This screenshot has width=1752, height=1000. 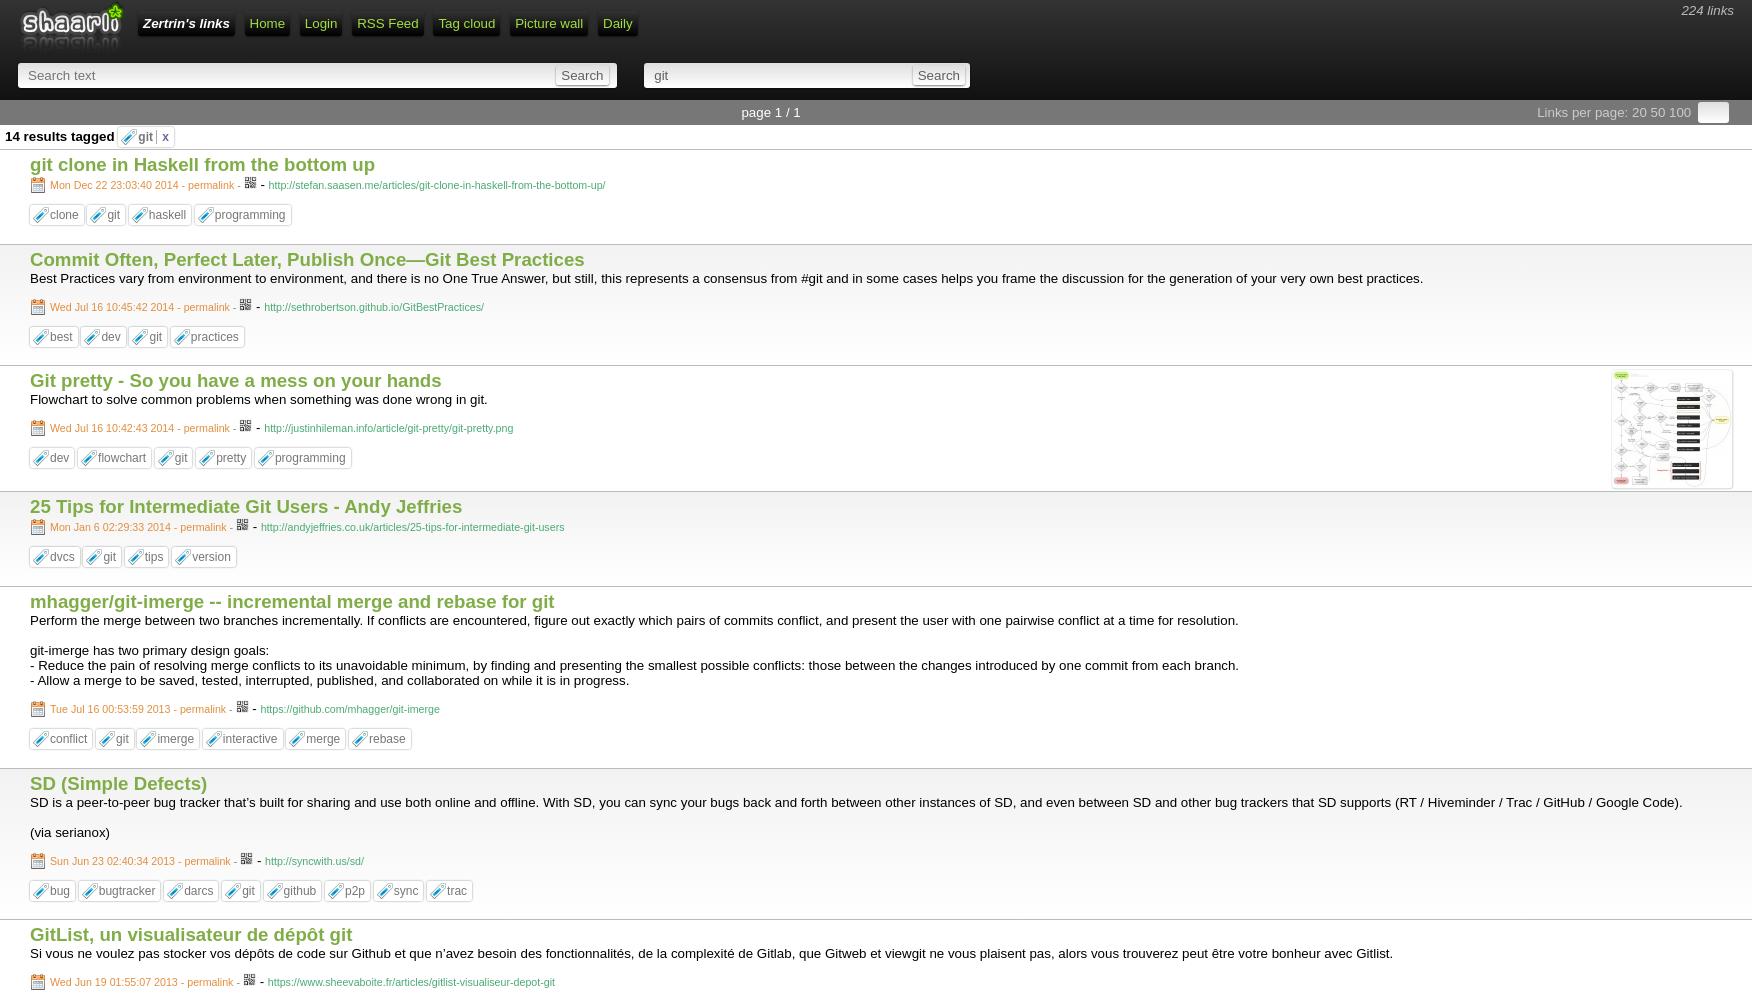 What do you see at coordinates (166, 214) in the screenshot?
I see `'haskell'` at bounding box center [166, 214].